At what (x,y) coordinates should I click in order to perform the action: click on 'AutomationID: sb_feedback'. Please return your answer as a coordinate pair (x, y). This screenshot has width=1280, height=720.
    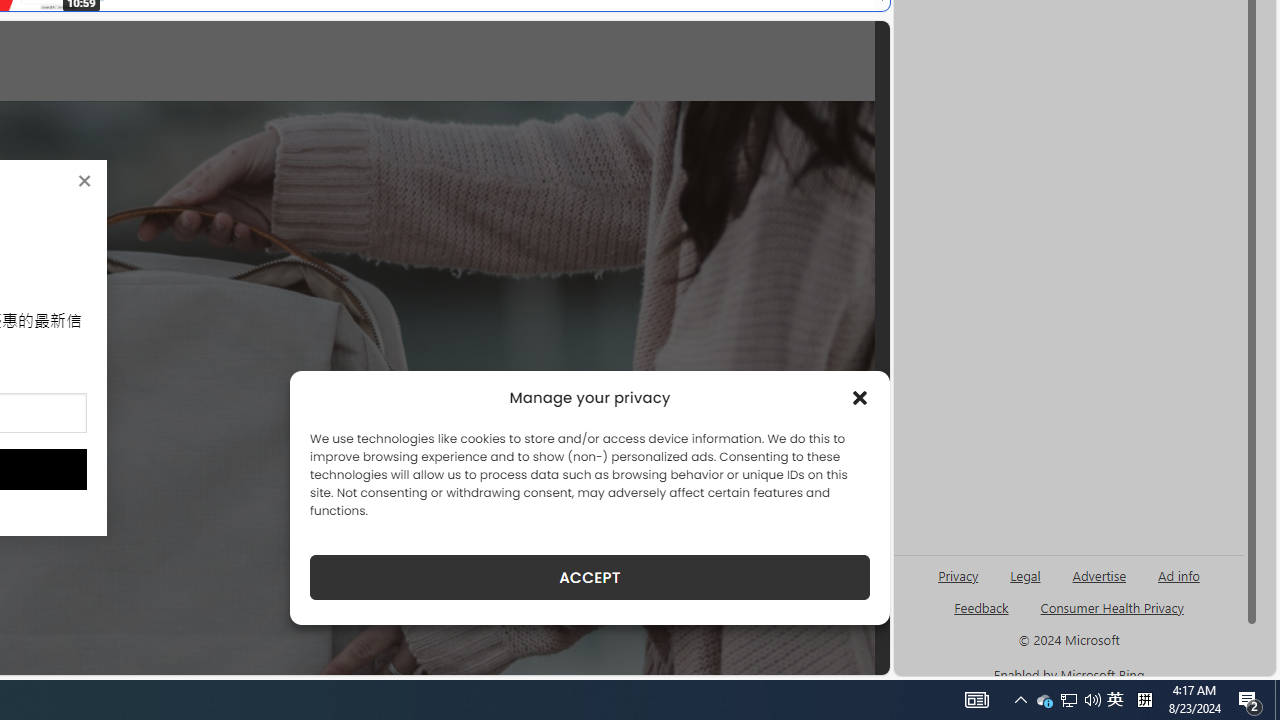
    Looking at the image, I should click on (981, 606).